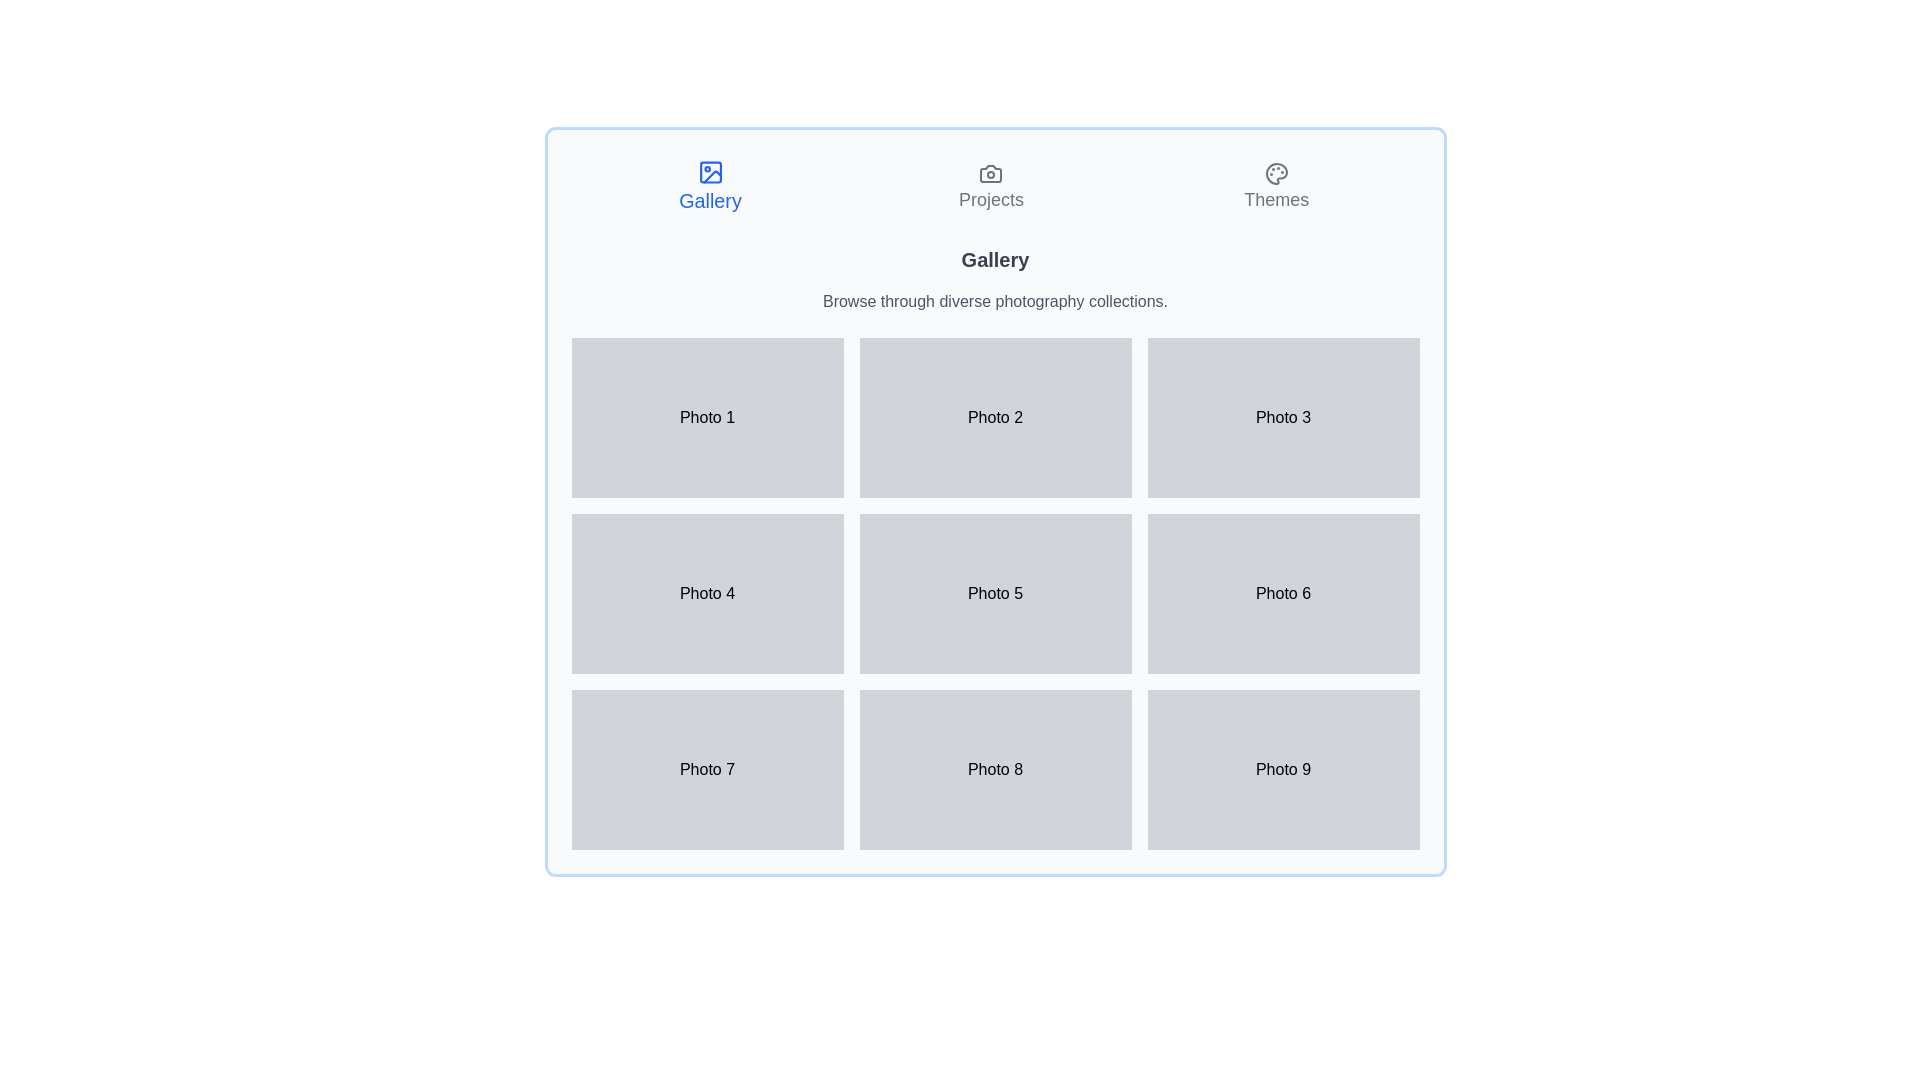  What do you see at coordinates (995, 593) in the screenshot?
I see `the static label representing 'Photo 5' in the middle of a three-by-three grid layout of photo displays, surrounded by 'Photo 4', 'Photo 6', 'Photo 2', and 'Photo 8'` at bounding box center [995, 593].